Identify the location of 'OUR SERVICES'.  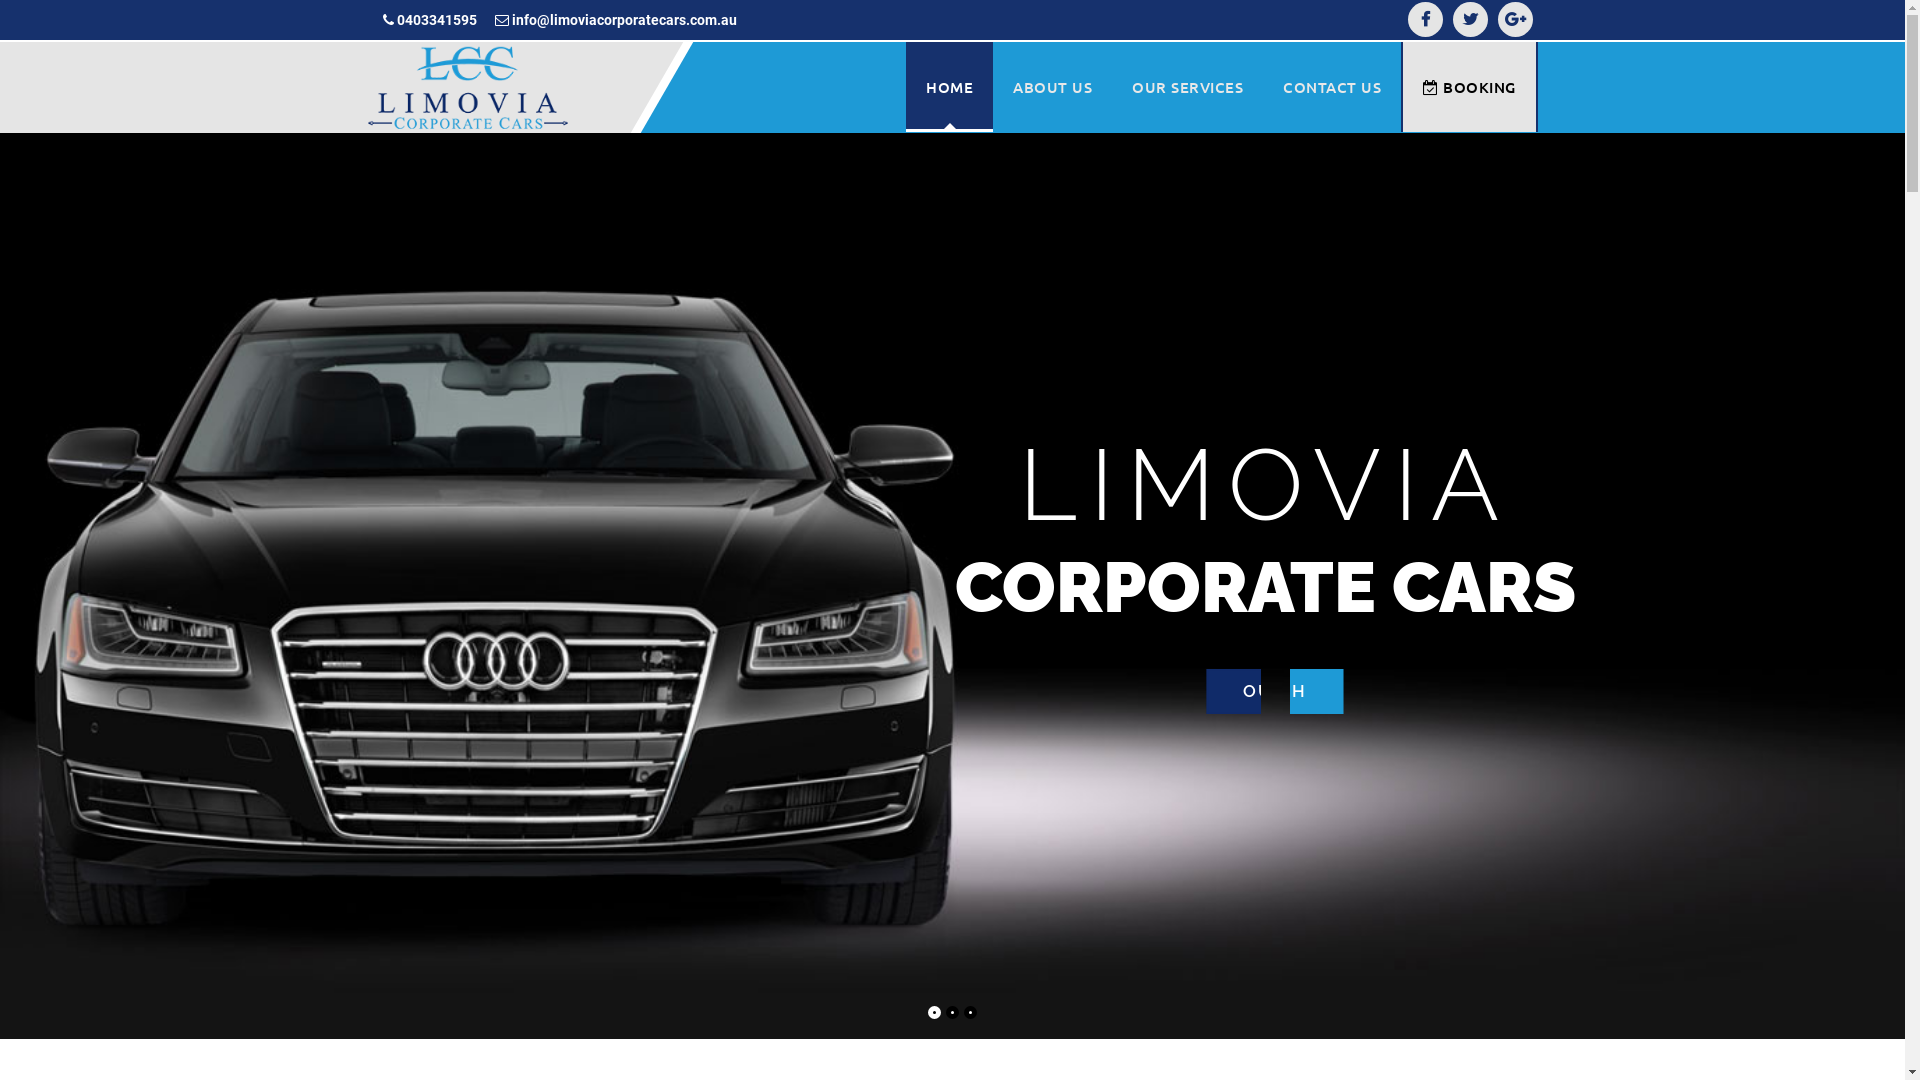
(1187, 86).